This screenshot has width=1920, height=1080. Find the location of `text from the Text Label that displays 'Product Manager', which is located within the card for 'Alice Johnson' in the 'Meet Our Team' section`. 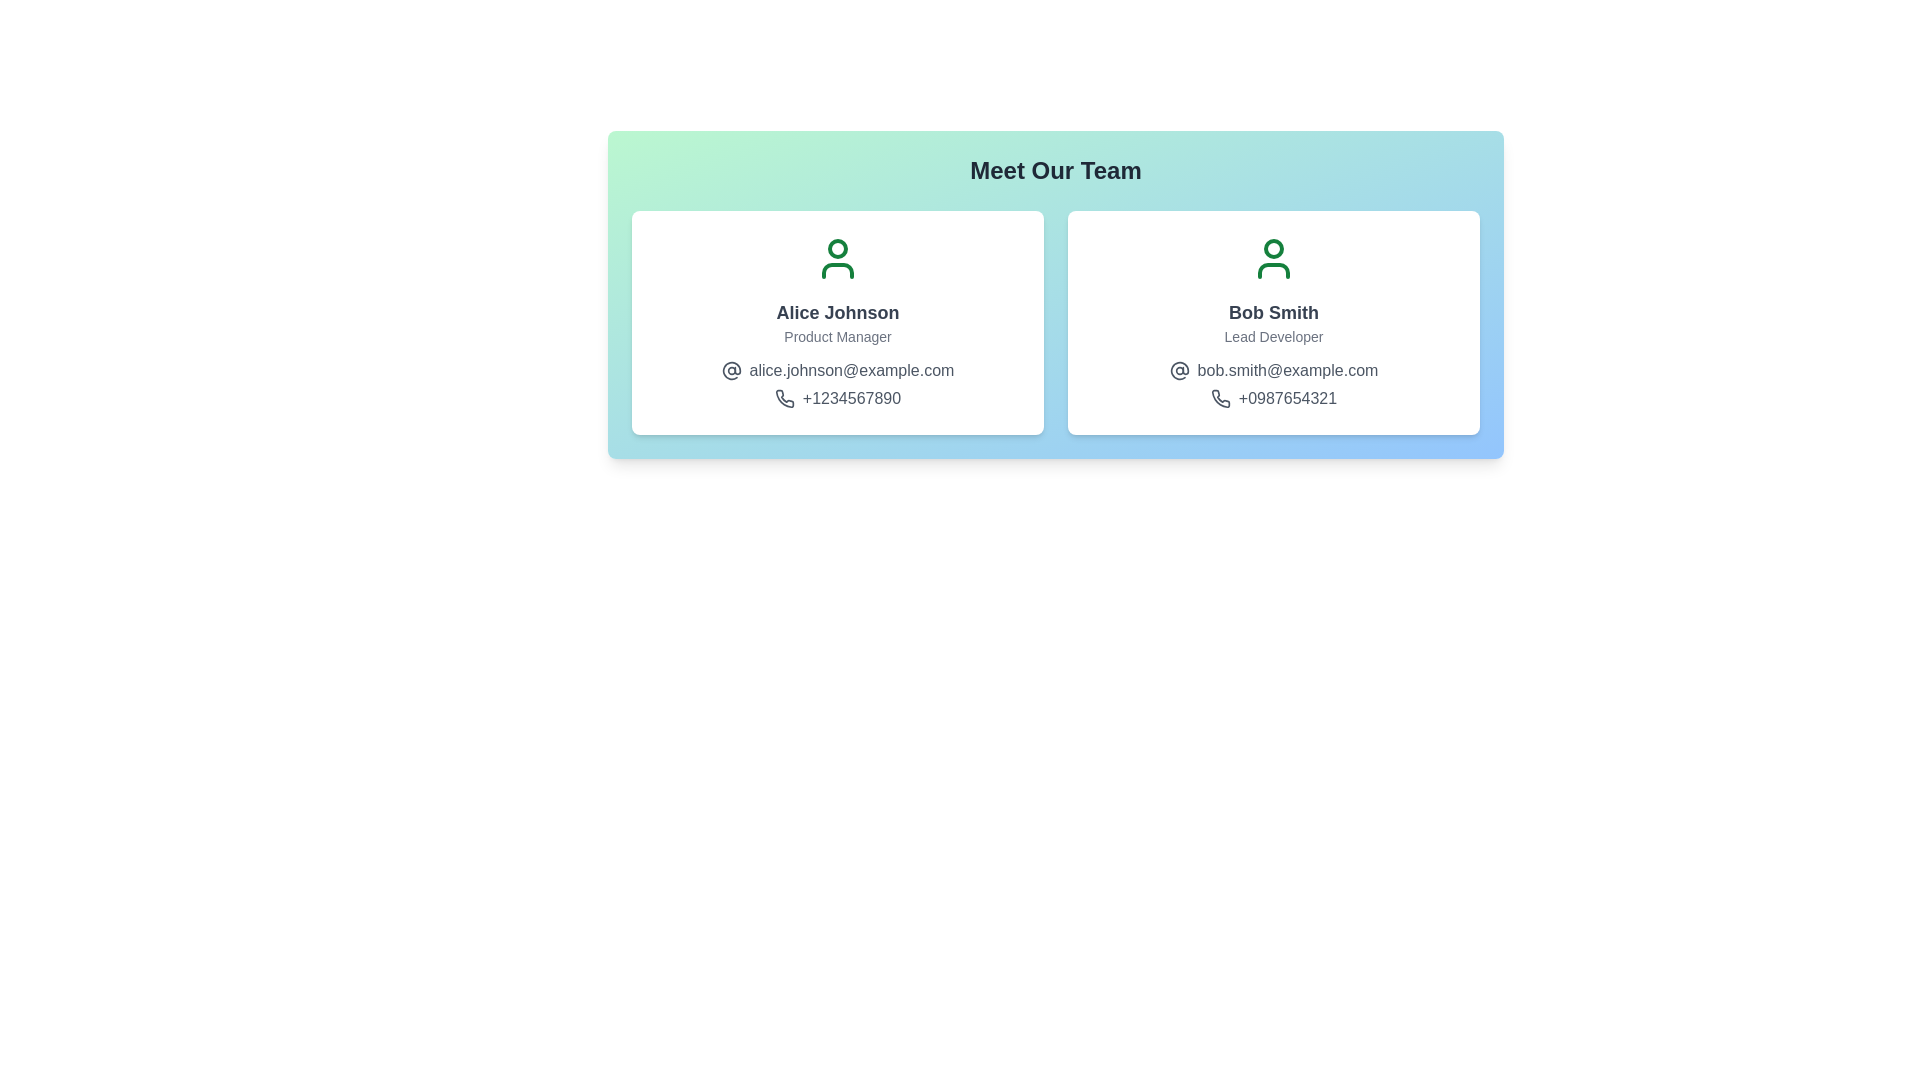

text from the Text Label that displays 'Product Manager', which is located within the card for 'Alice Johnson' in the 'Meet Our Team' section is located at coordinates (838, 335).